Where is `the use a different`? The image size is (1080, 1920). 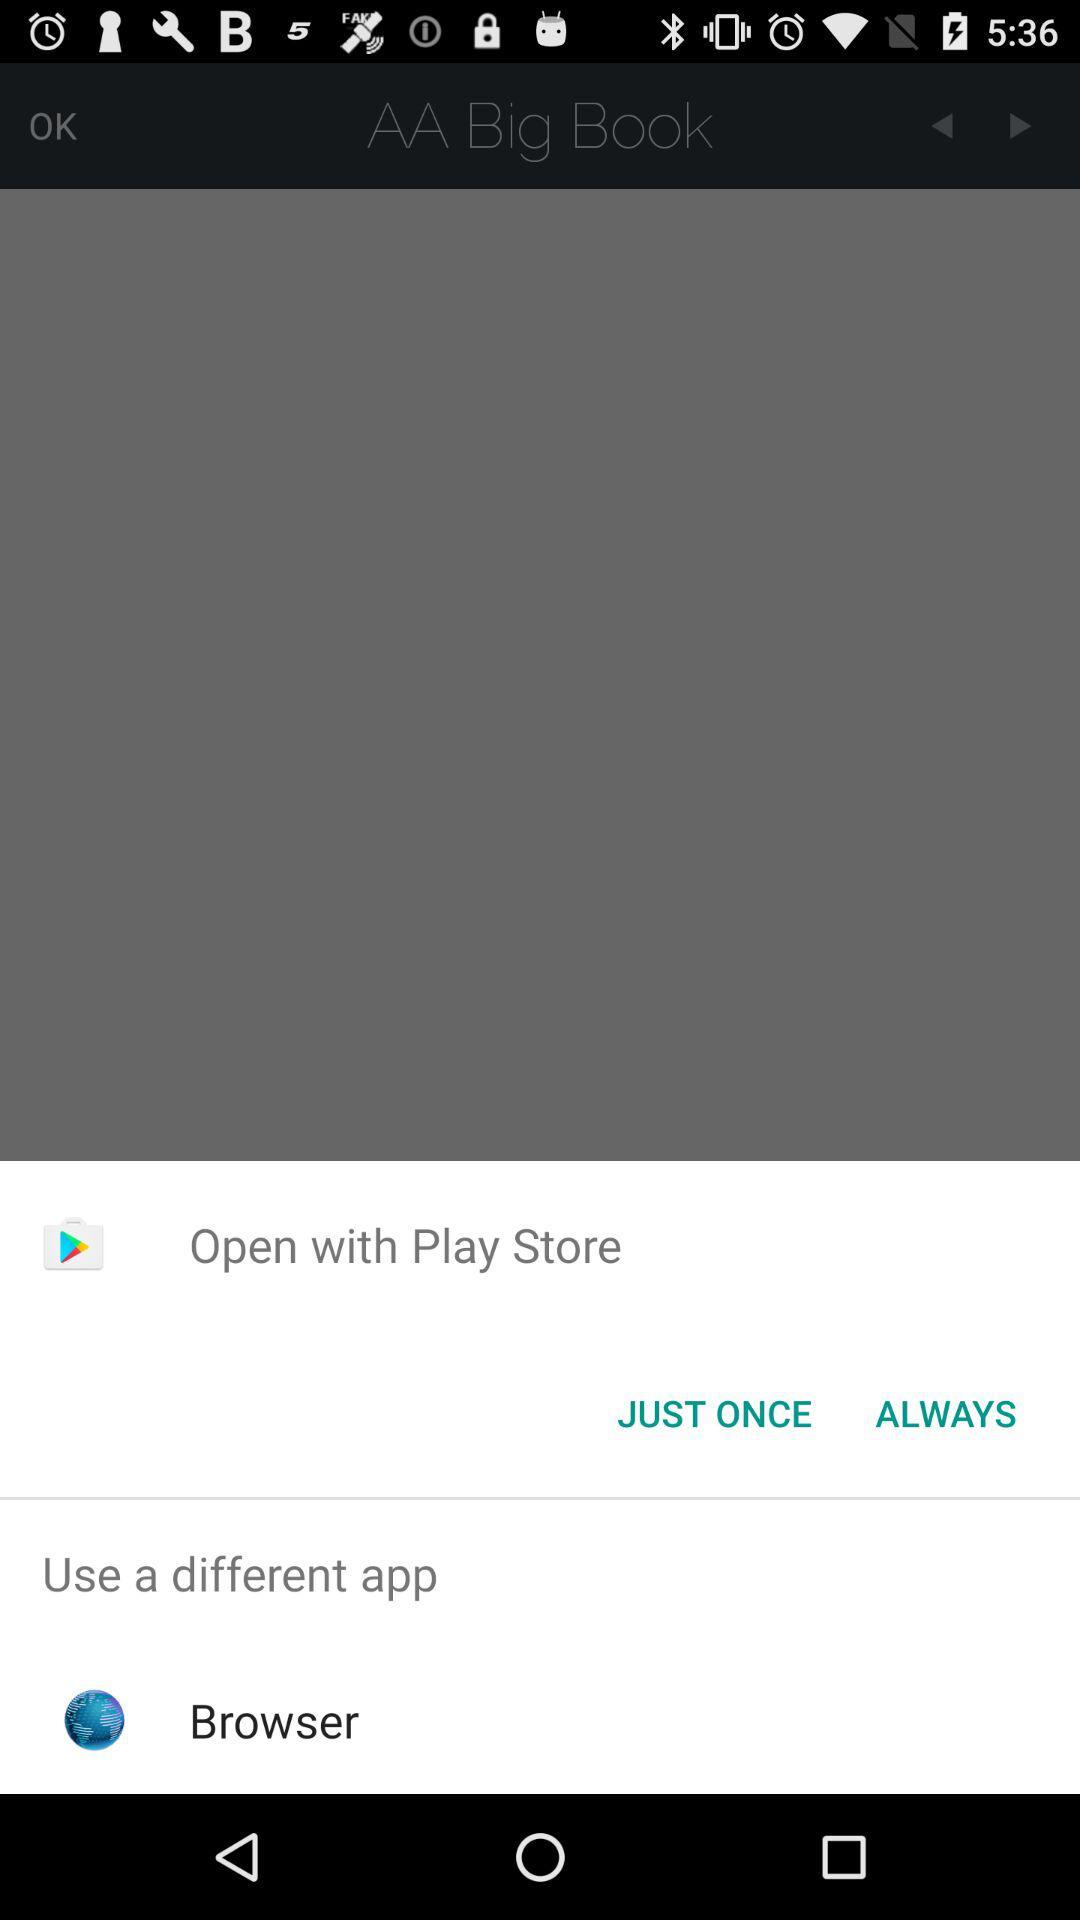
the use a different is located at coordinates (540, 1572).